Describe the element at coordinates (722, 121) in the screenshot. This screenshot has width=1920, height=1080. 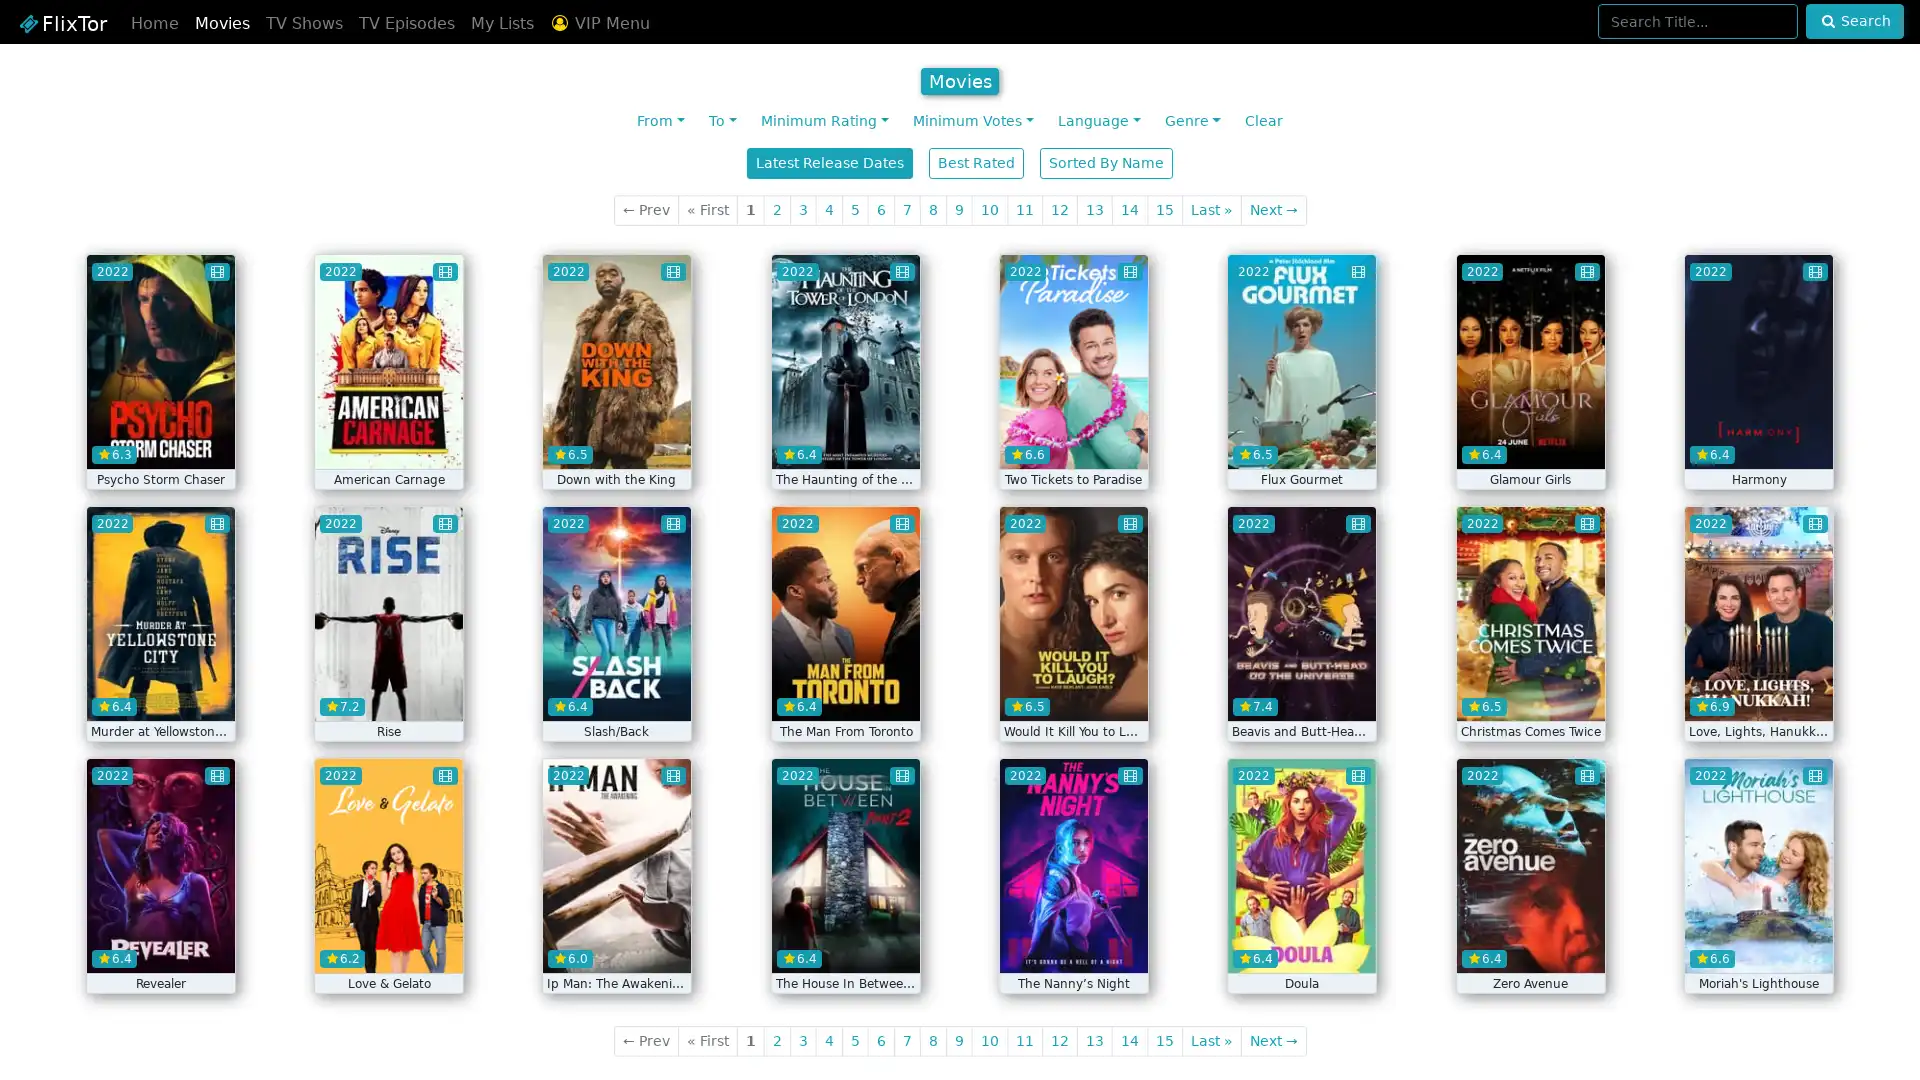
I see `To` at that location.